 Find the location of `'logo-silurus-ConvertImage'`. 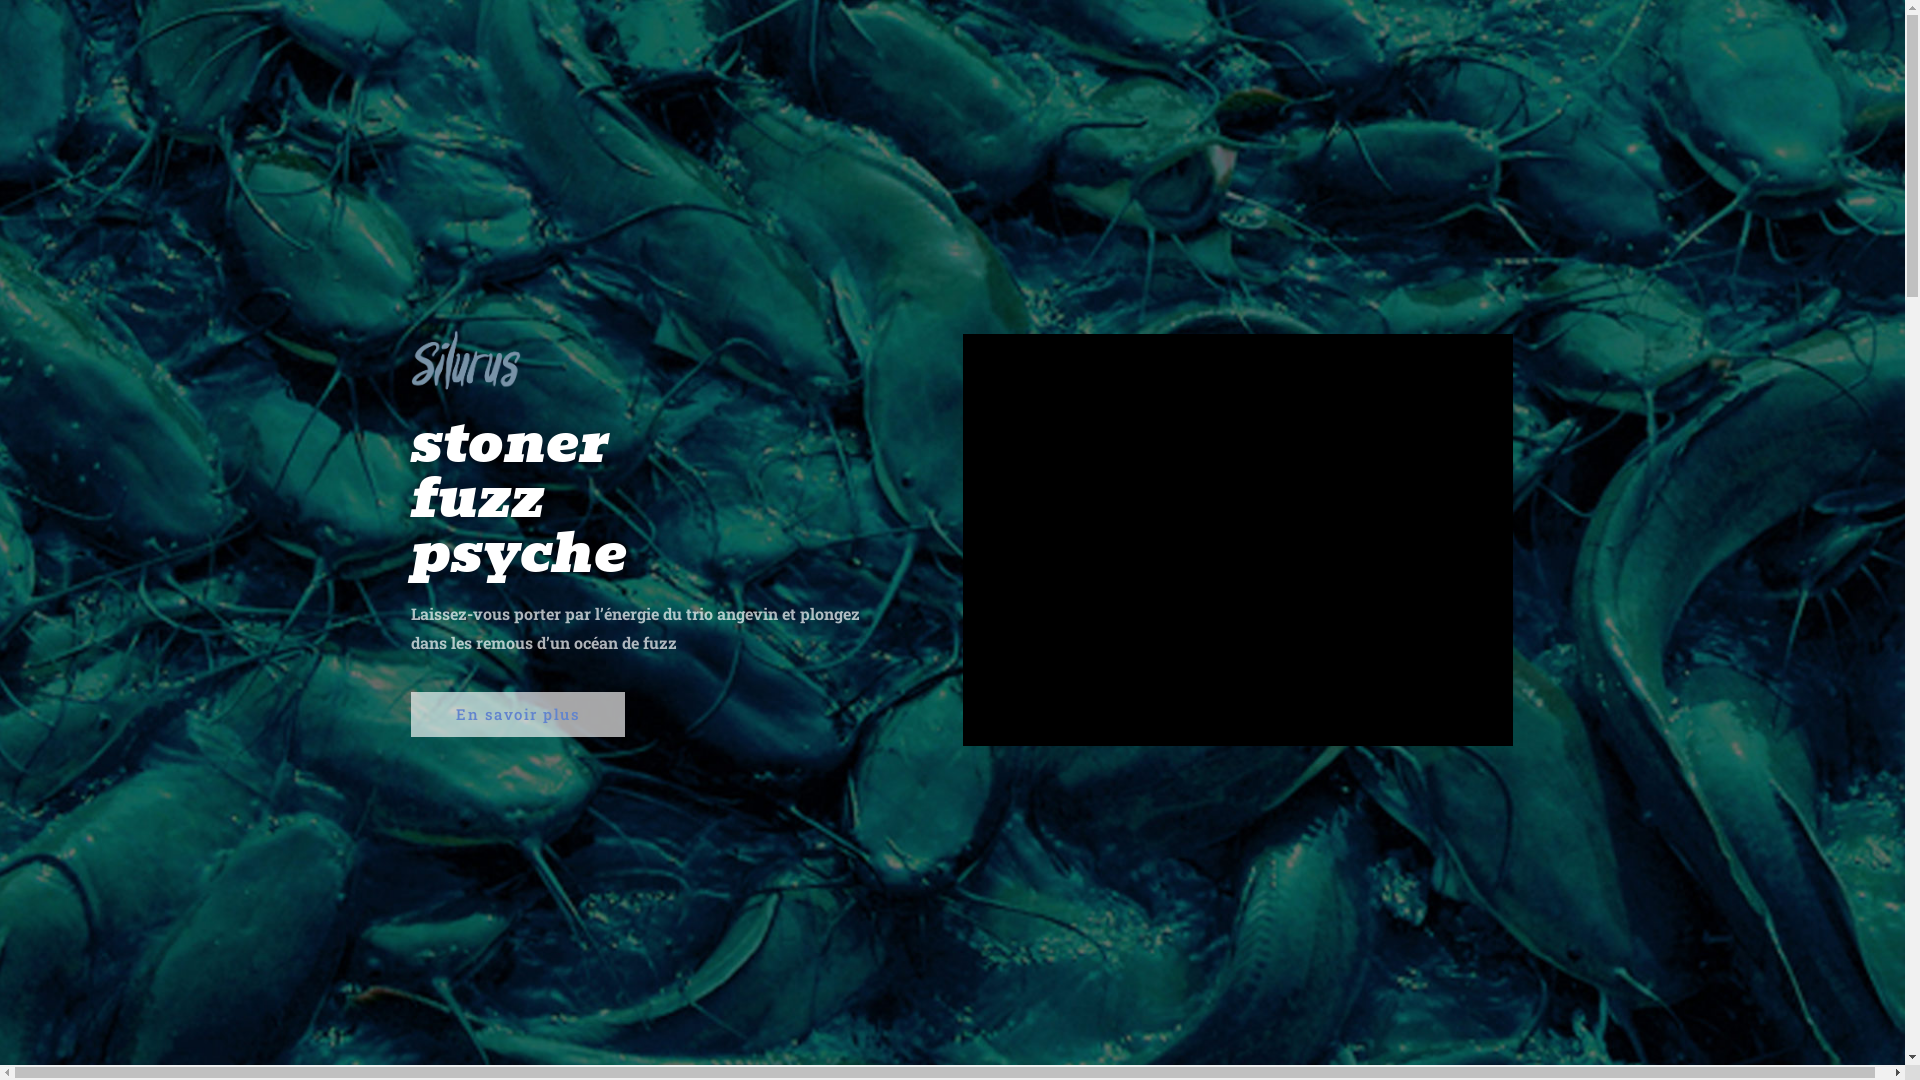

'logo-silurus-ConvertImage' is located at coordinates (410, 357).